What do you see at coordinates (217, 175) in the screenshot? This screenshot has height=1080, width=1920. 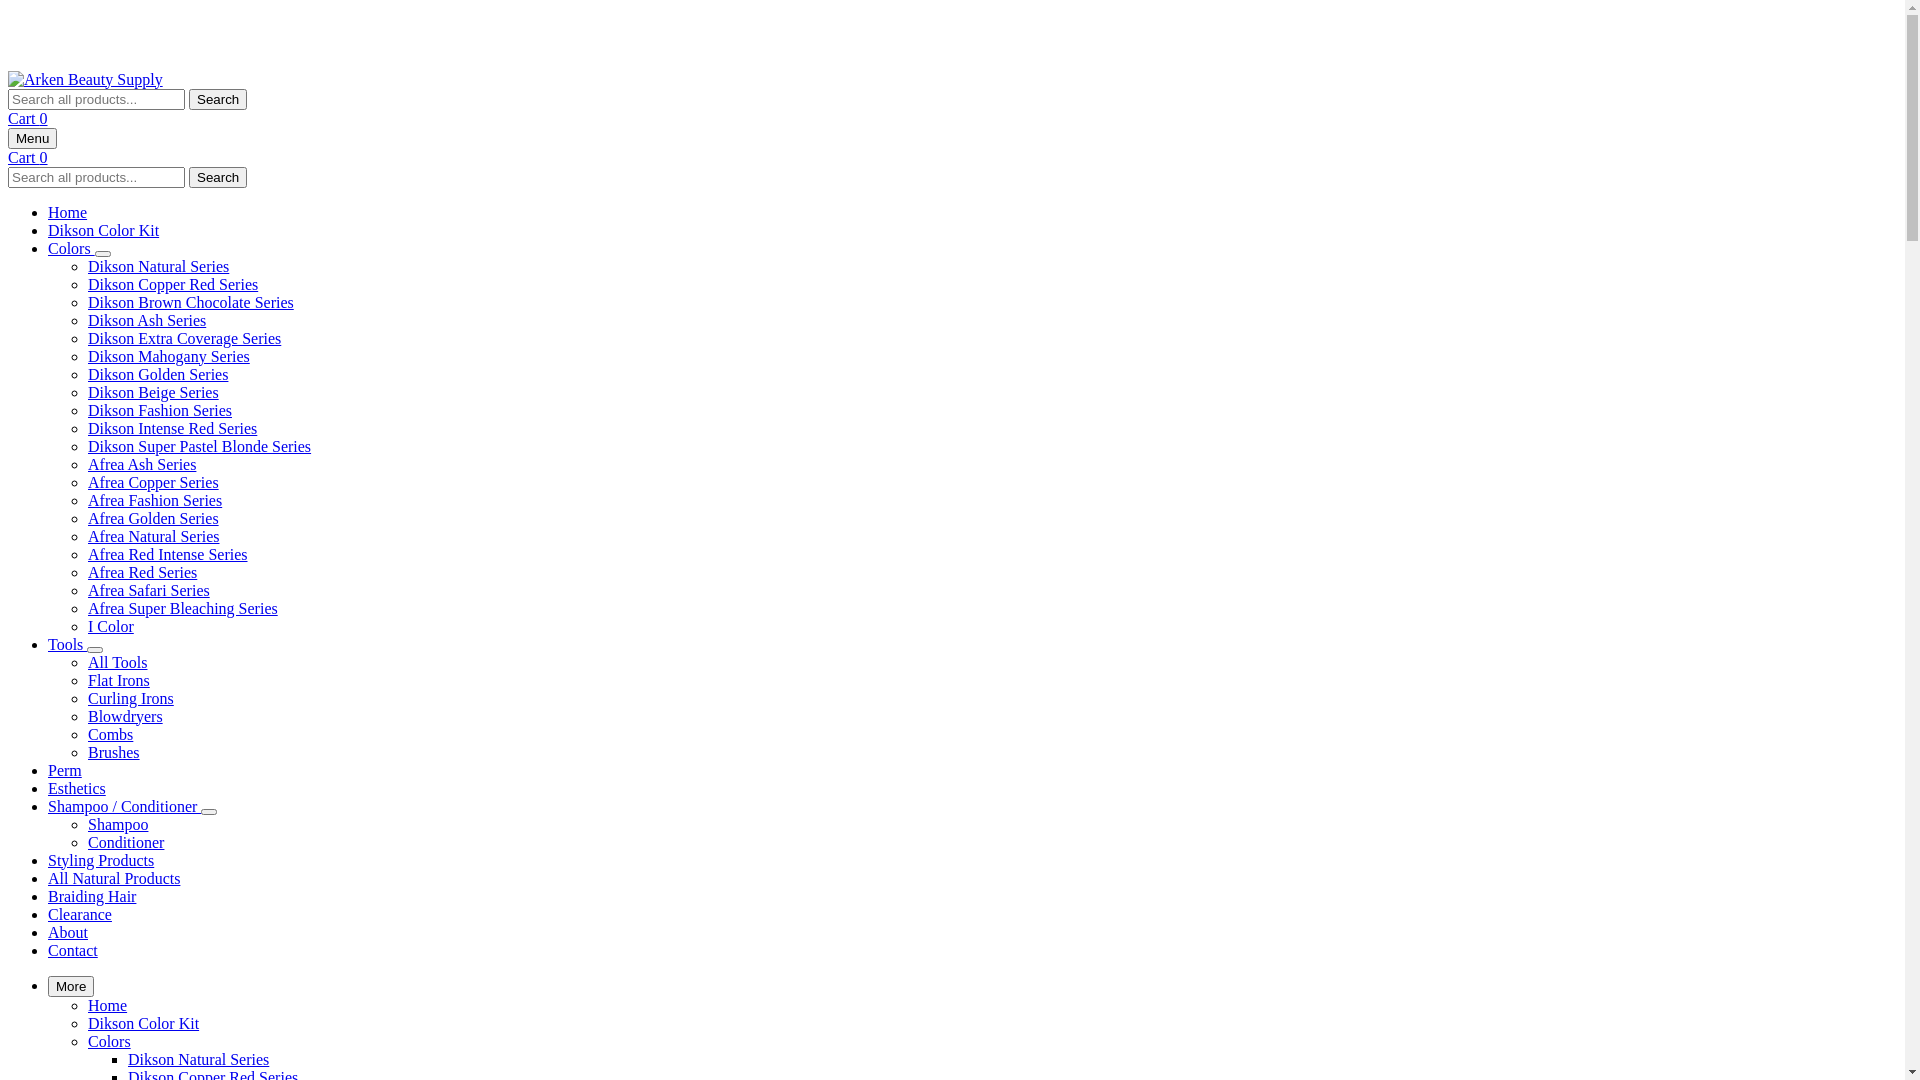 I see `'Search'` at bounding box center [217, 175].